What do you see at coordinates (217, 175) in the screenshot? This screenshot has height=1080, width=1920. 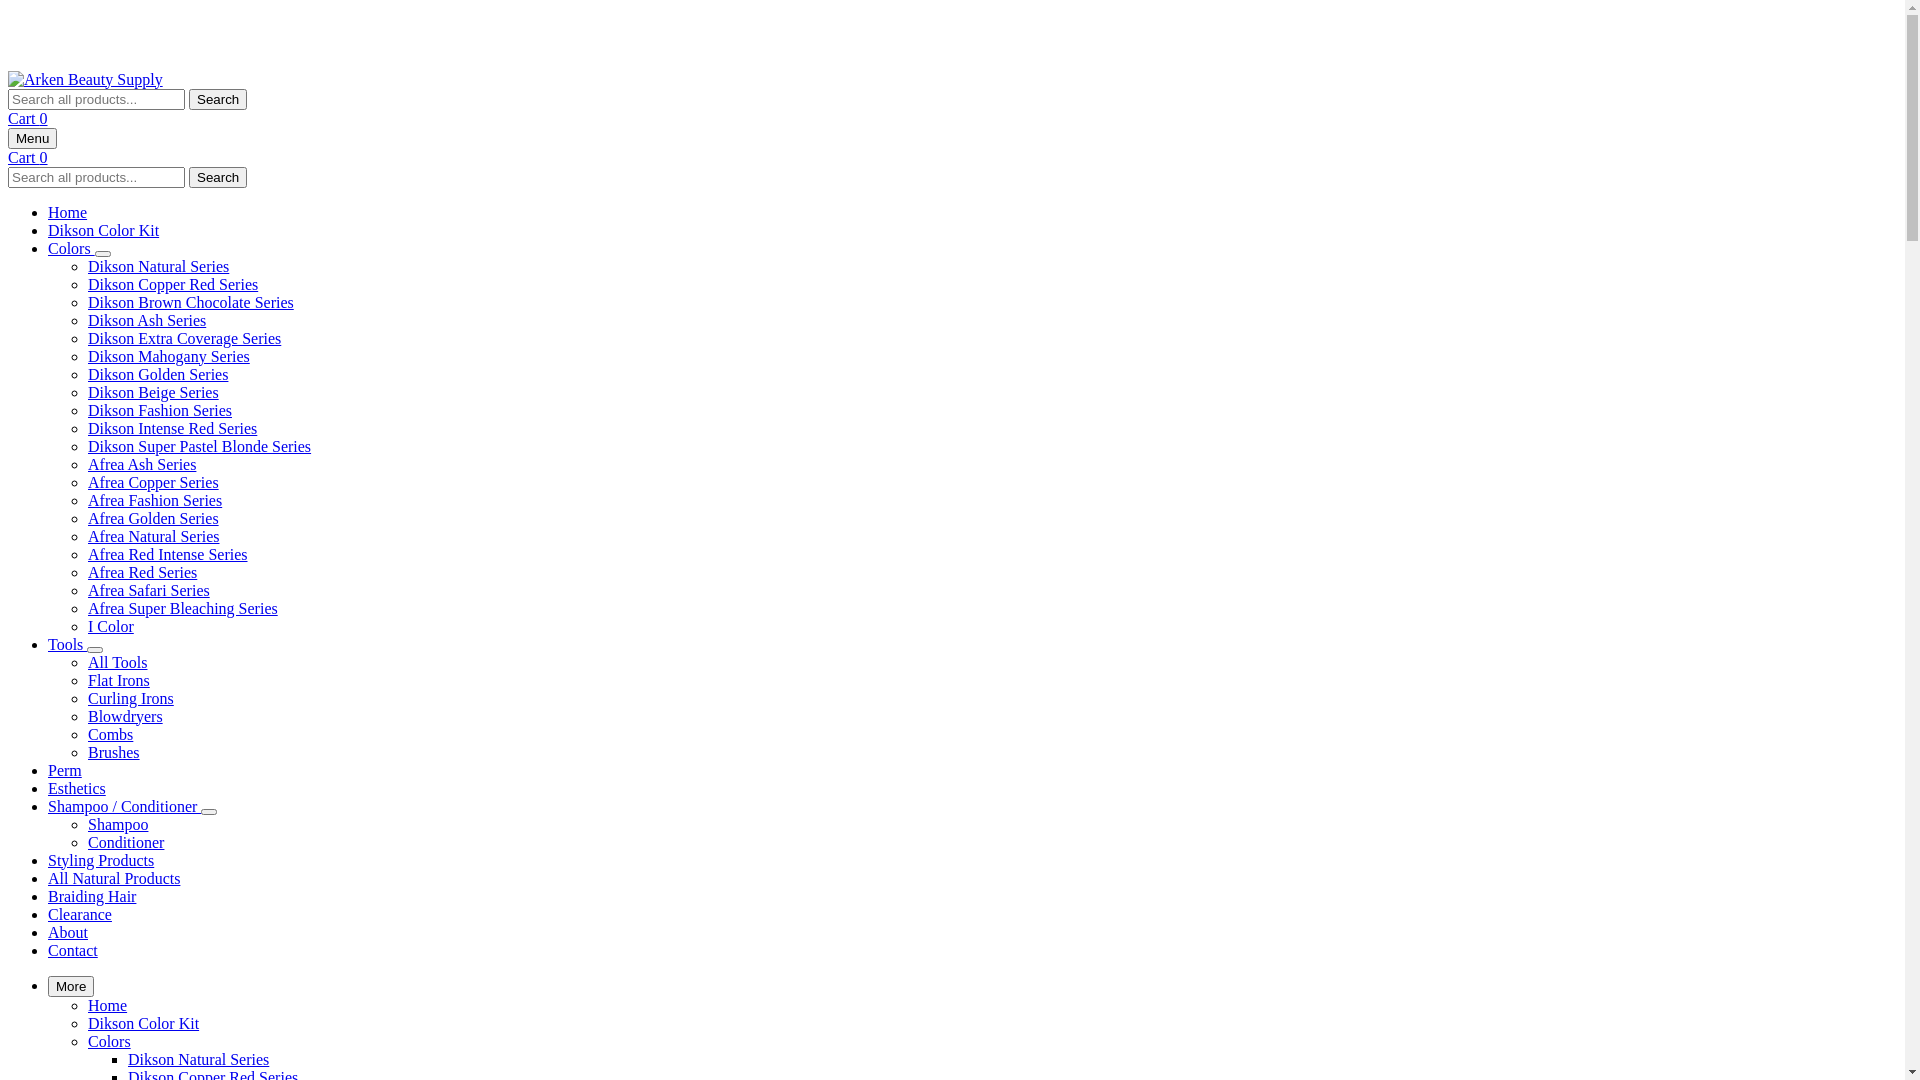 I see `'Search'` at bounding box center [217, 175].